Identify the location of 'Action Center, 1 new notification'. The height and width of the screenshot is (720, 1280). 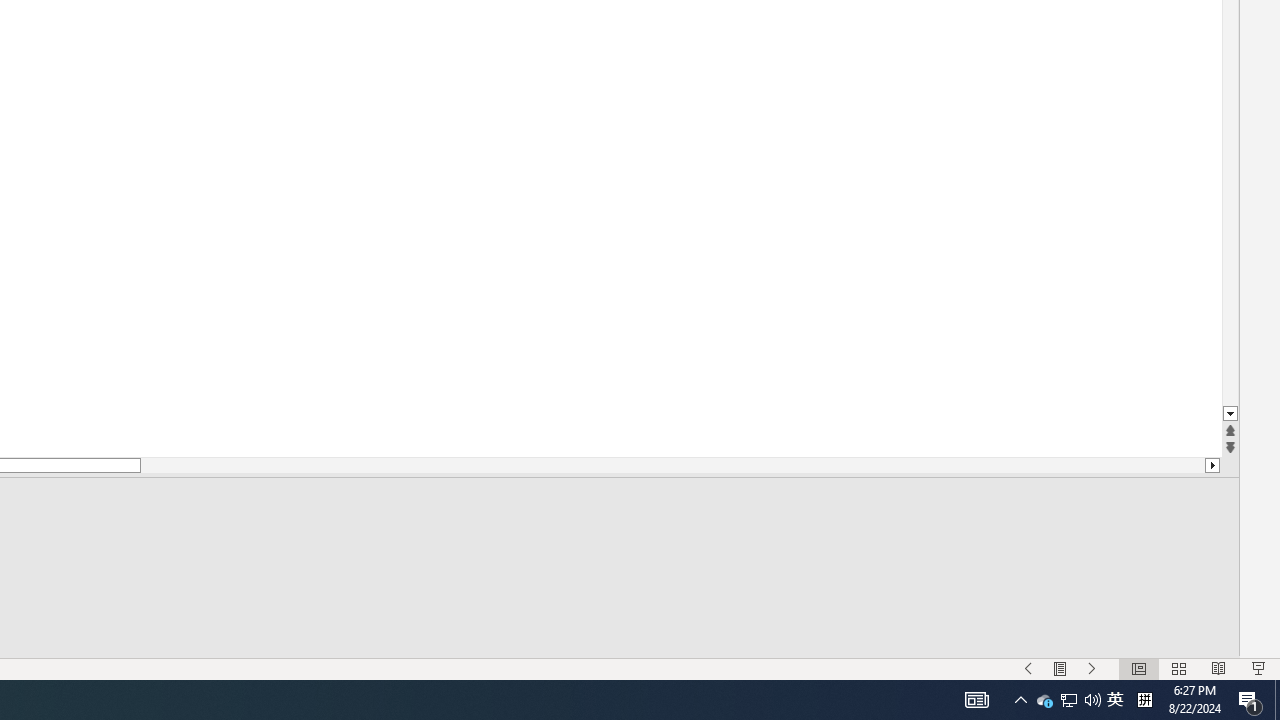
(1250, 698).